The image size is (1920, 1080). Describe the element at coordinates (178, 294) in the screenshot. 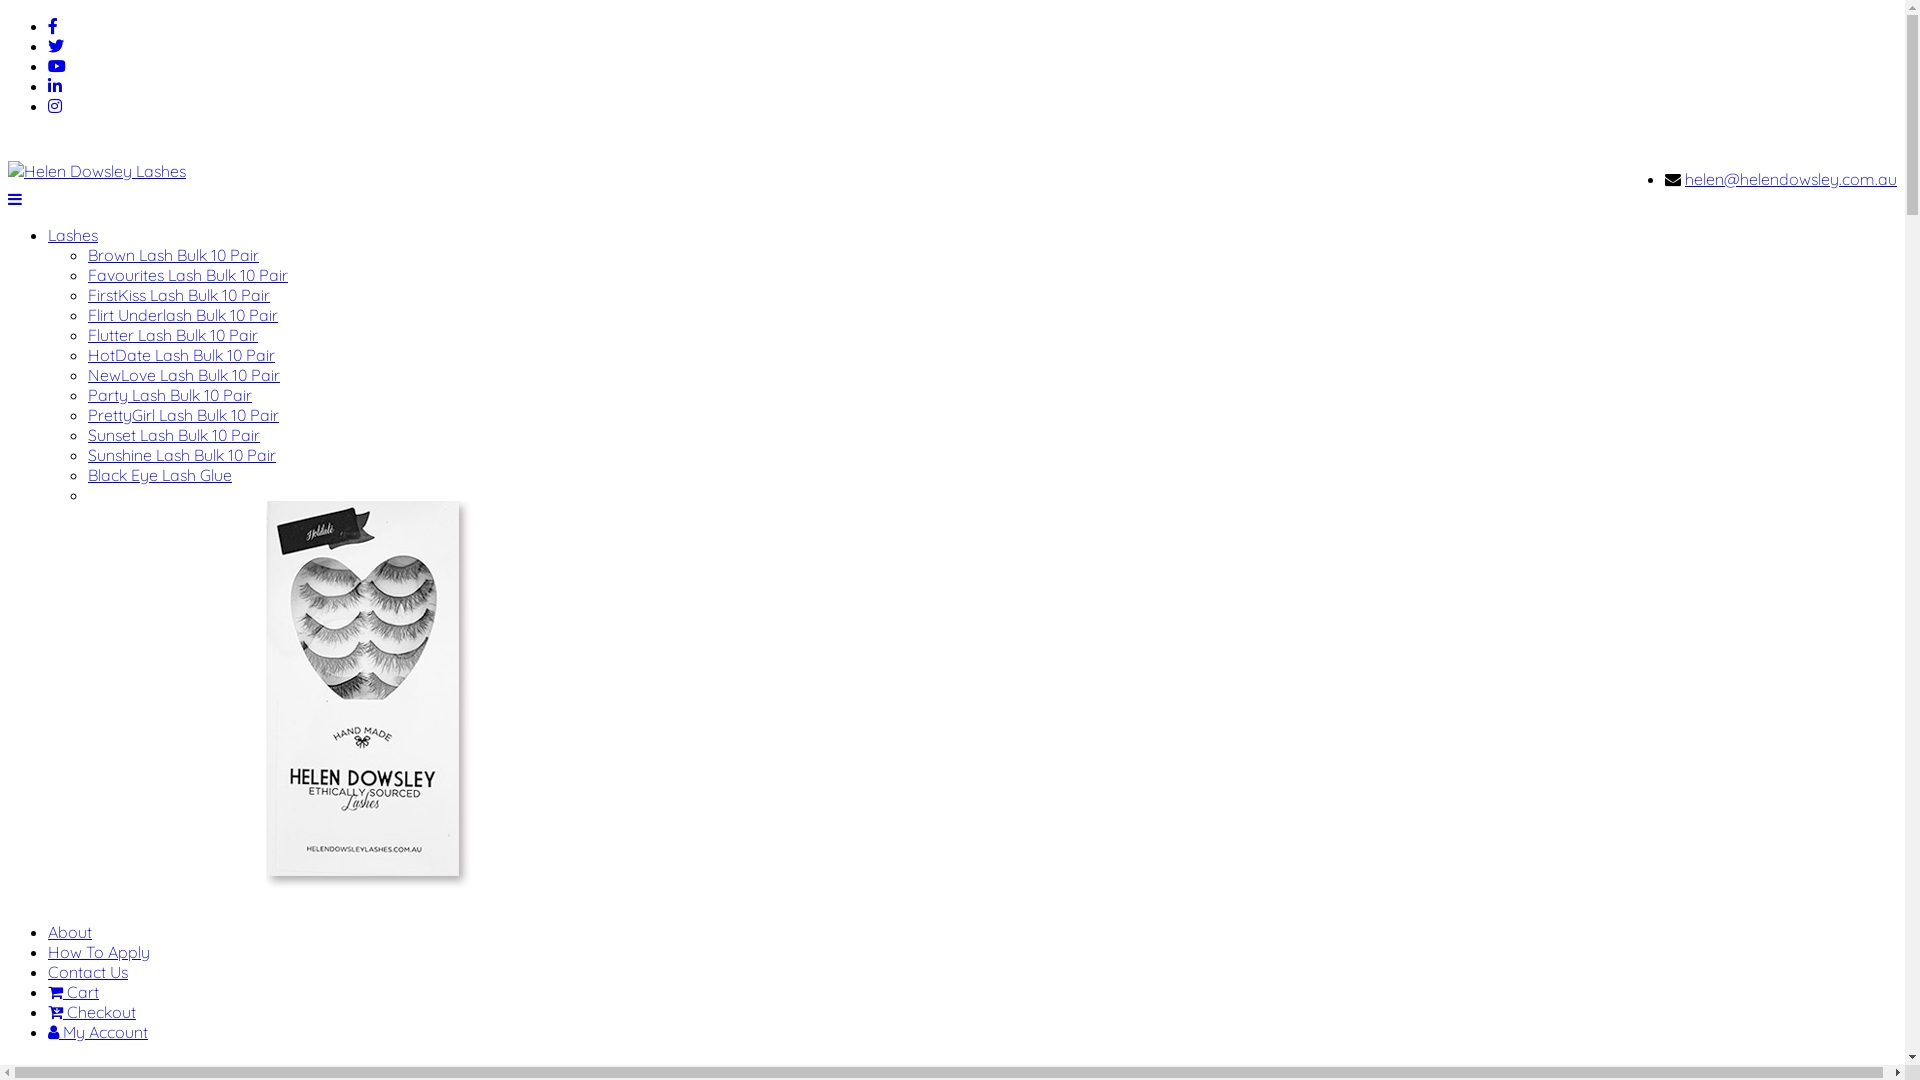

I see `'FirstKiss Lash Bulk 10 Pair'` at that location.